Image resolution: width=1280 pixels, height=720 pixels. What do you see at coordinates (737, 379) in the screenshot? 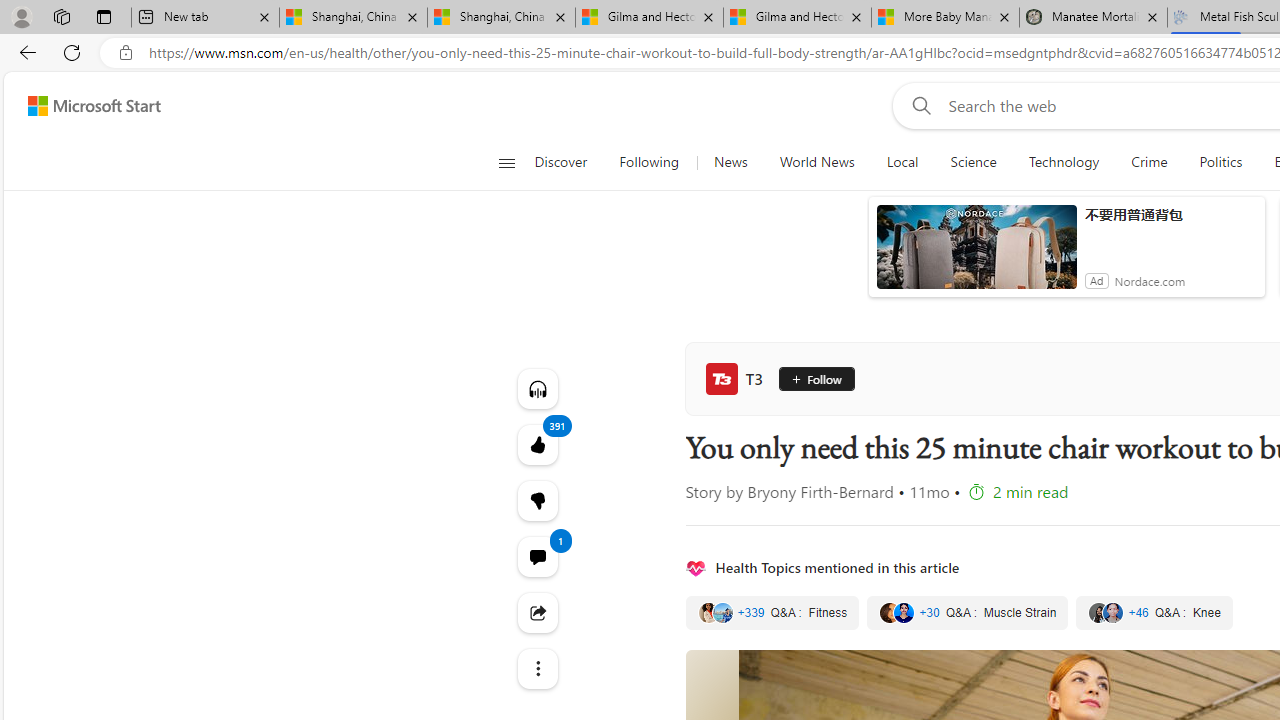
I see `'T3'` at bounding box center [737, 379].